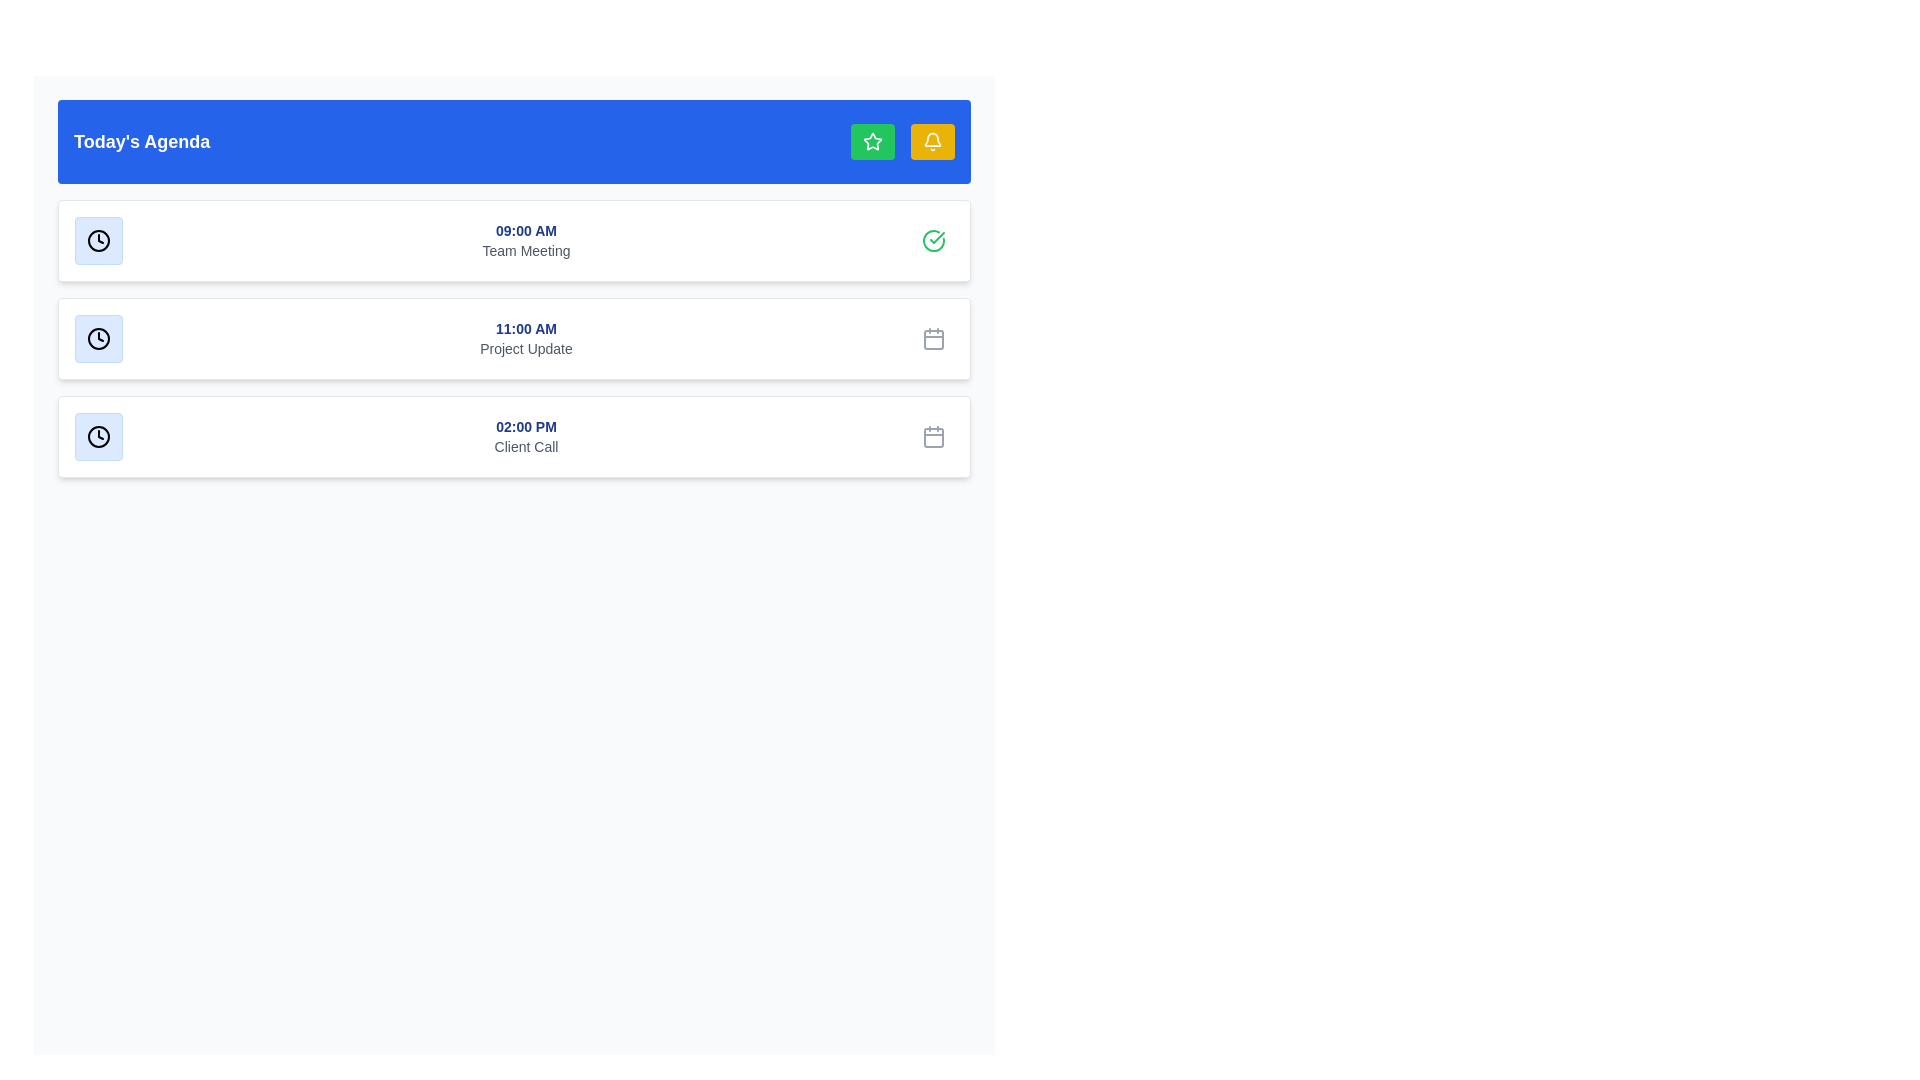 This screenshot has height=1080, width=1920. Describe the element at coordinates (98, 435) in the screenshot. I see `the clock icon with a circular outline located in the top-left corner of the third event entry in 'Today's Agenda'` at that location.